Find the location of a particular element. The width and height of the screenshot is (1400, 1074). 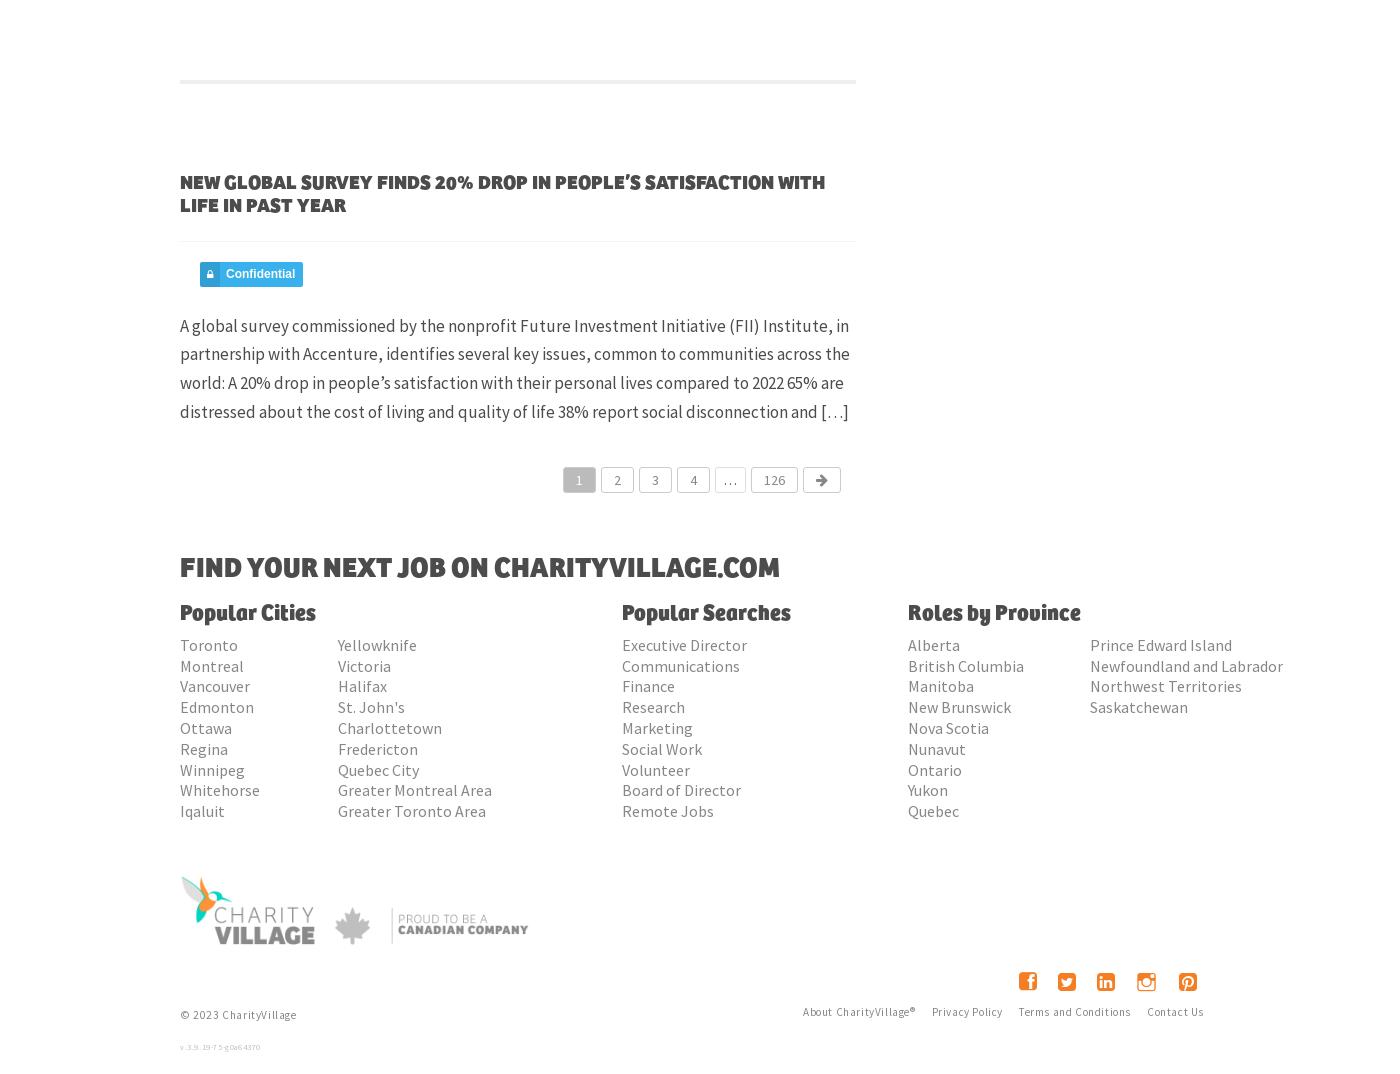

'Remote Jobs' is located at coordinates (667, 810).